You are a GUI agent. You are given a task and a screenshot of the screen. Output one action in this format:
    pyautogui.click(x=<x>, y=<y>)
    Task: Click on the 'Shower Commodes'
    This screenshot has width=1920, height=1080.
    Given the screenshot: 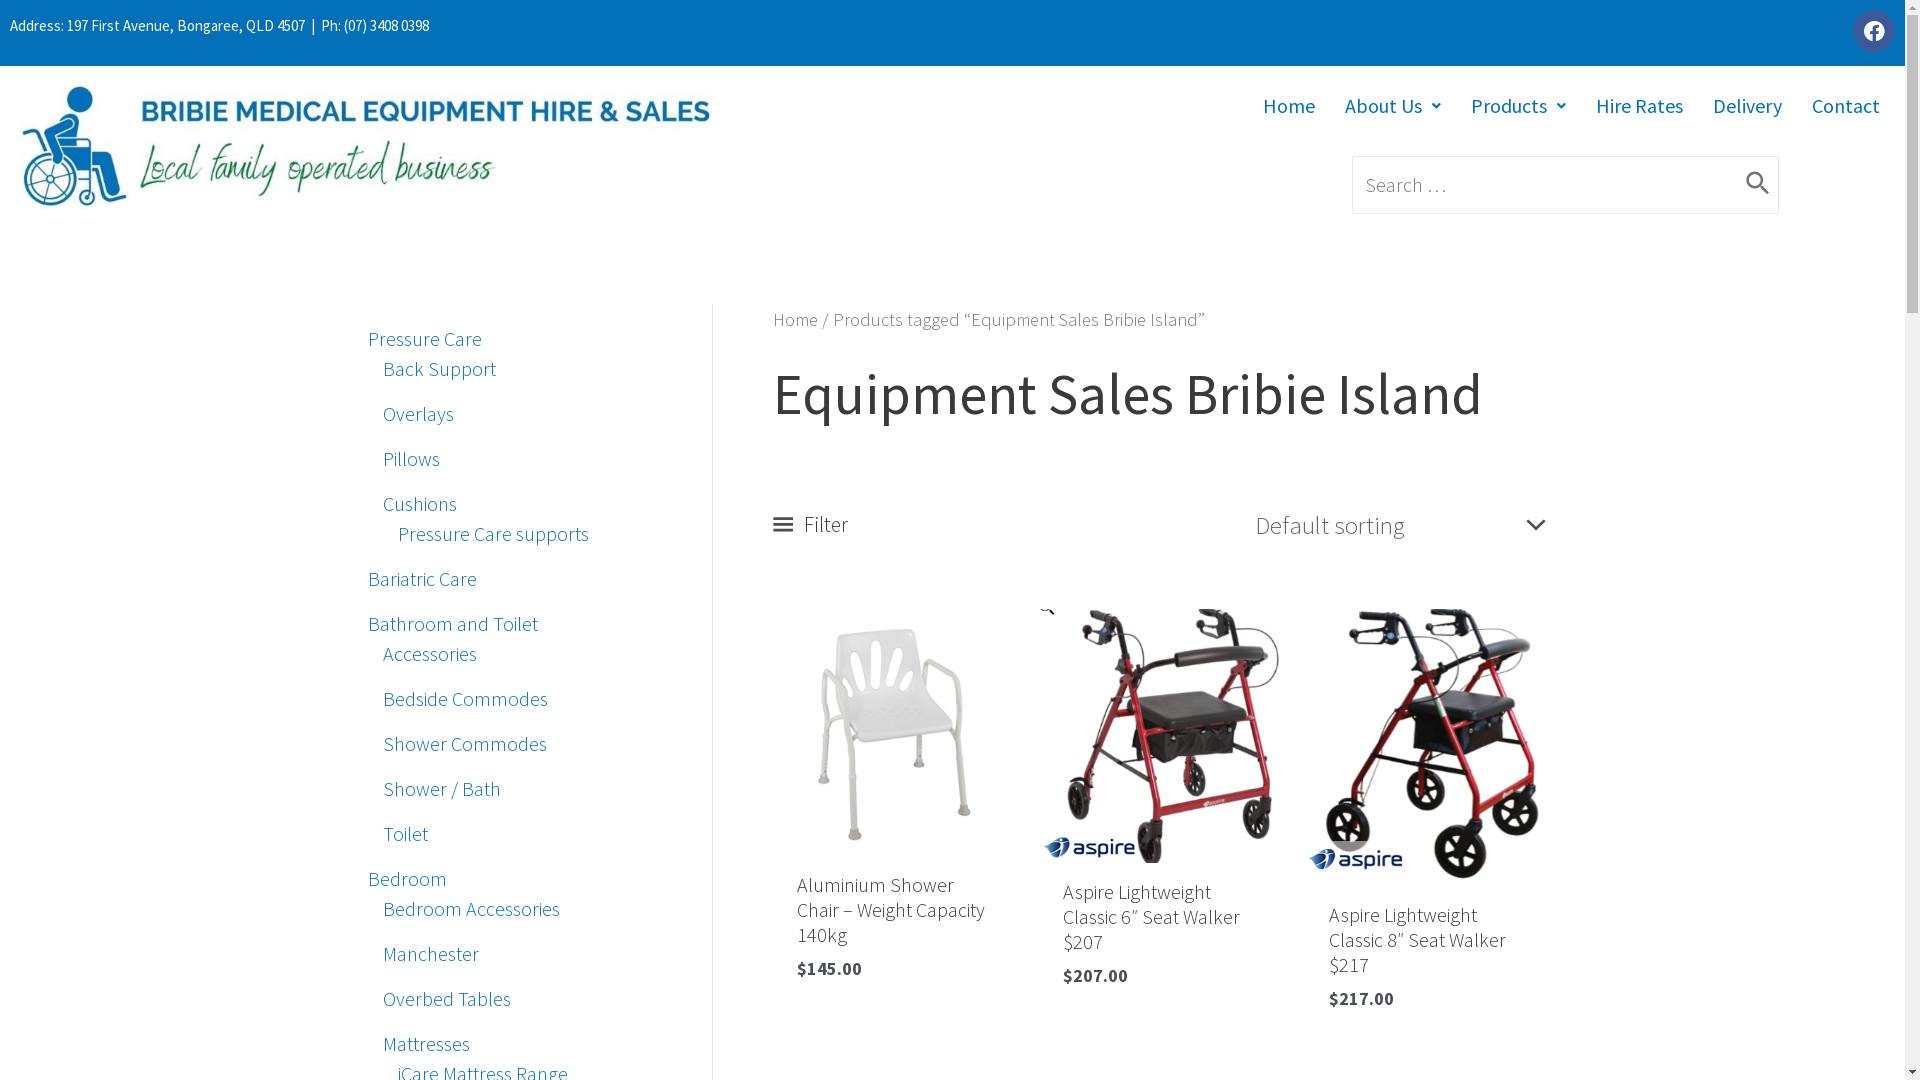 What is the action you would take?
    pyautogui.click(x=382, y=743)
    